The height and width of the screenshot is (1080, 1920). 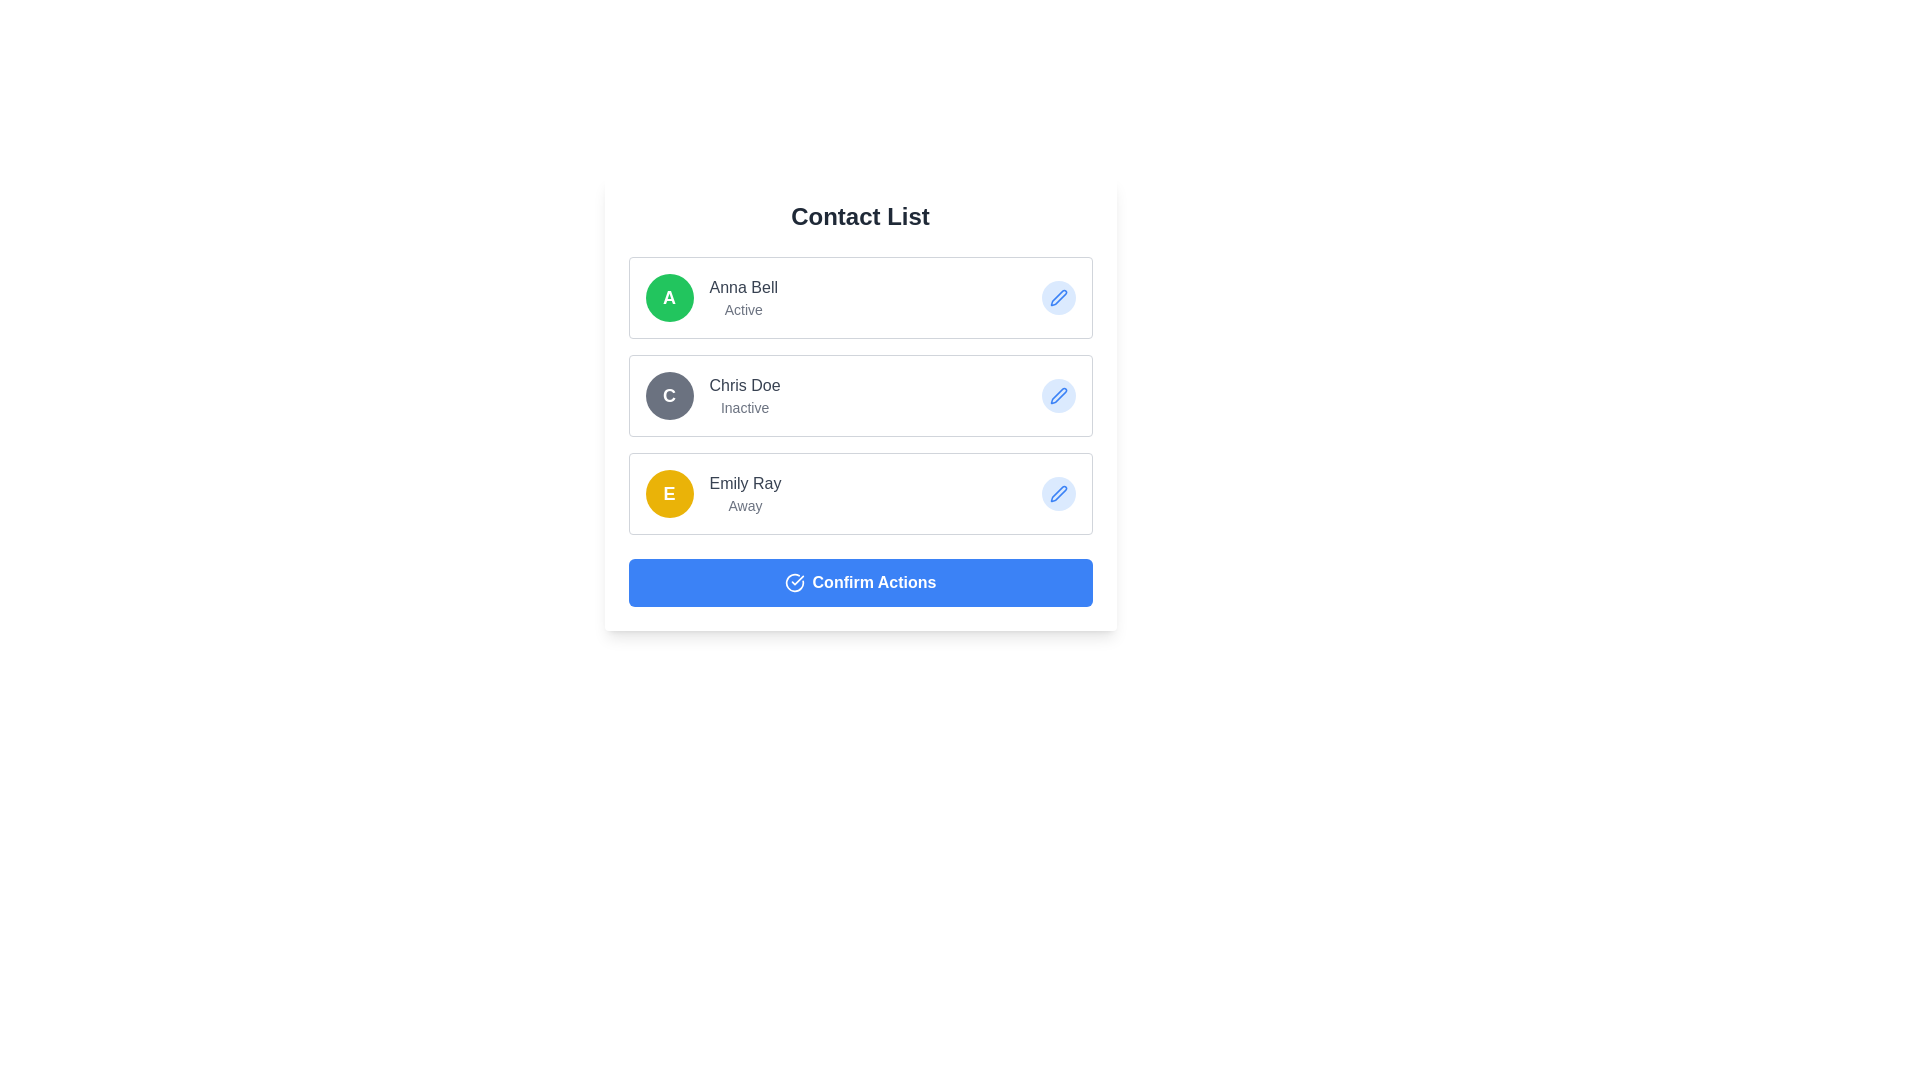 What do you see at coordinates (713, 396) in the screenshot?
I see `the contact list item displaying 'Chris Doe'` at bounding box center [713, 396].